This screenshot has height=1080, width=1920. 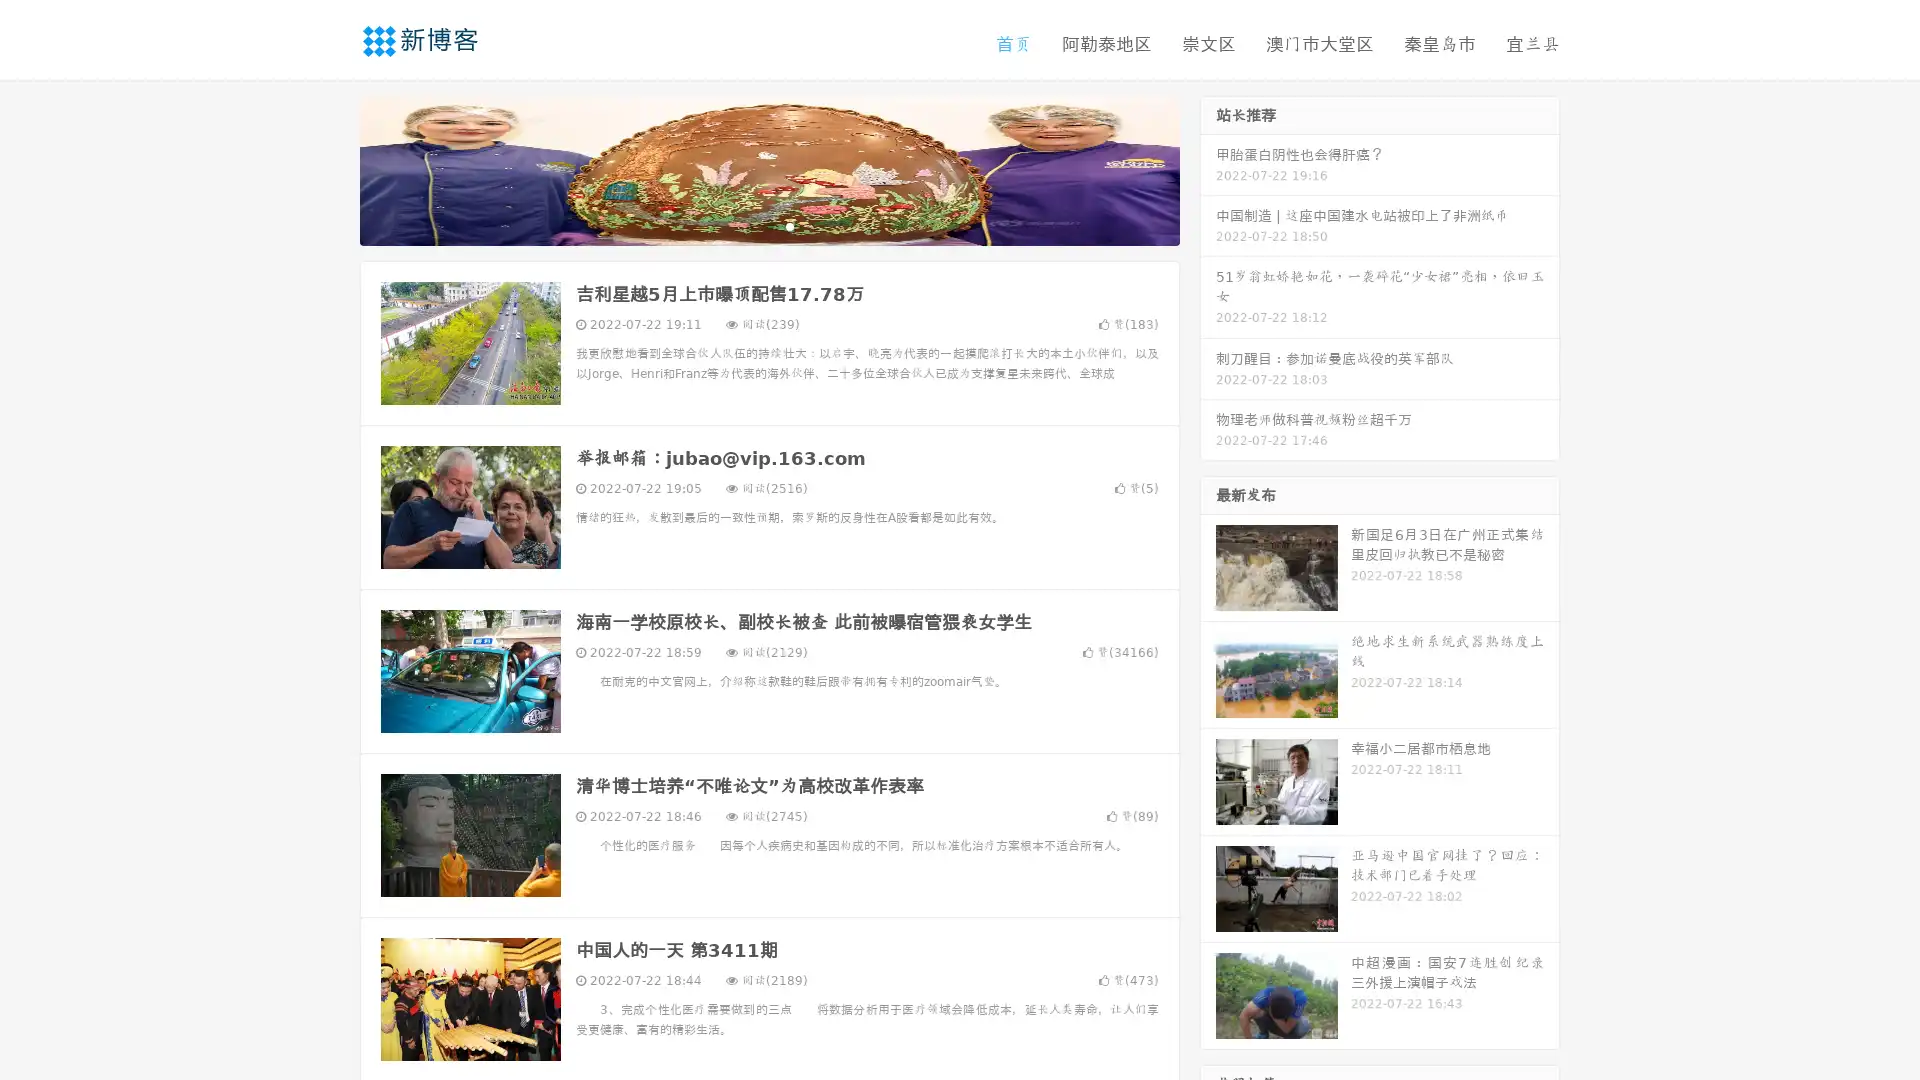 What do you see at coordinates (1208, 168) in the screenshot?
I see `Next slide` at bounding box center [1208, 168].